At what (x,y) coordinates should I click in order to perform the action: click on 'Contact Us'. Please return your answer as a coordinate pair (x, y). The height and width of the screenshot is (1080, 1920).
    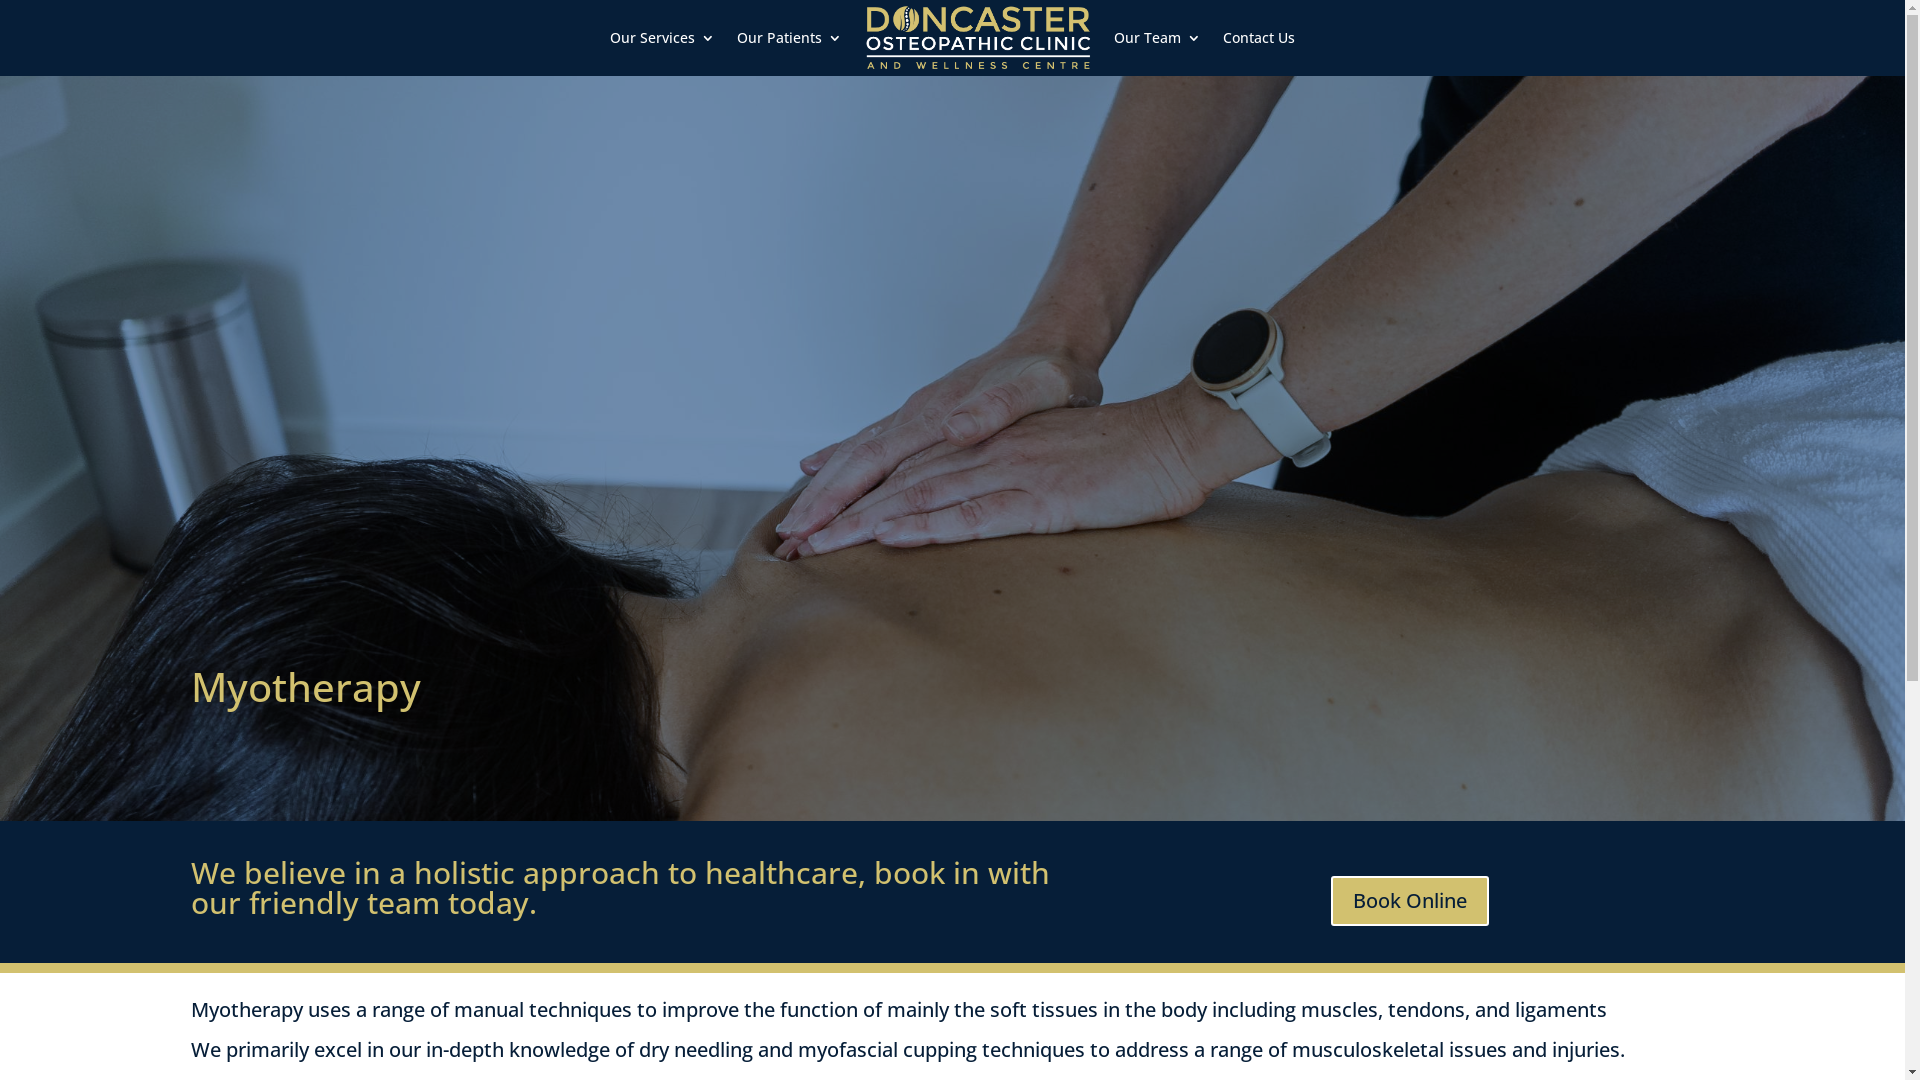
    Looking at the image, I should click on (1257, 38).